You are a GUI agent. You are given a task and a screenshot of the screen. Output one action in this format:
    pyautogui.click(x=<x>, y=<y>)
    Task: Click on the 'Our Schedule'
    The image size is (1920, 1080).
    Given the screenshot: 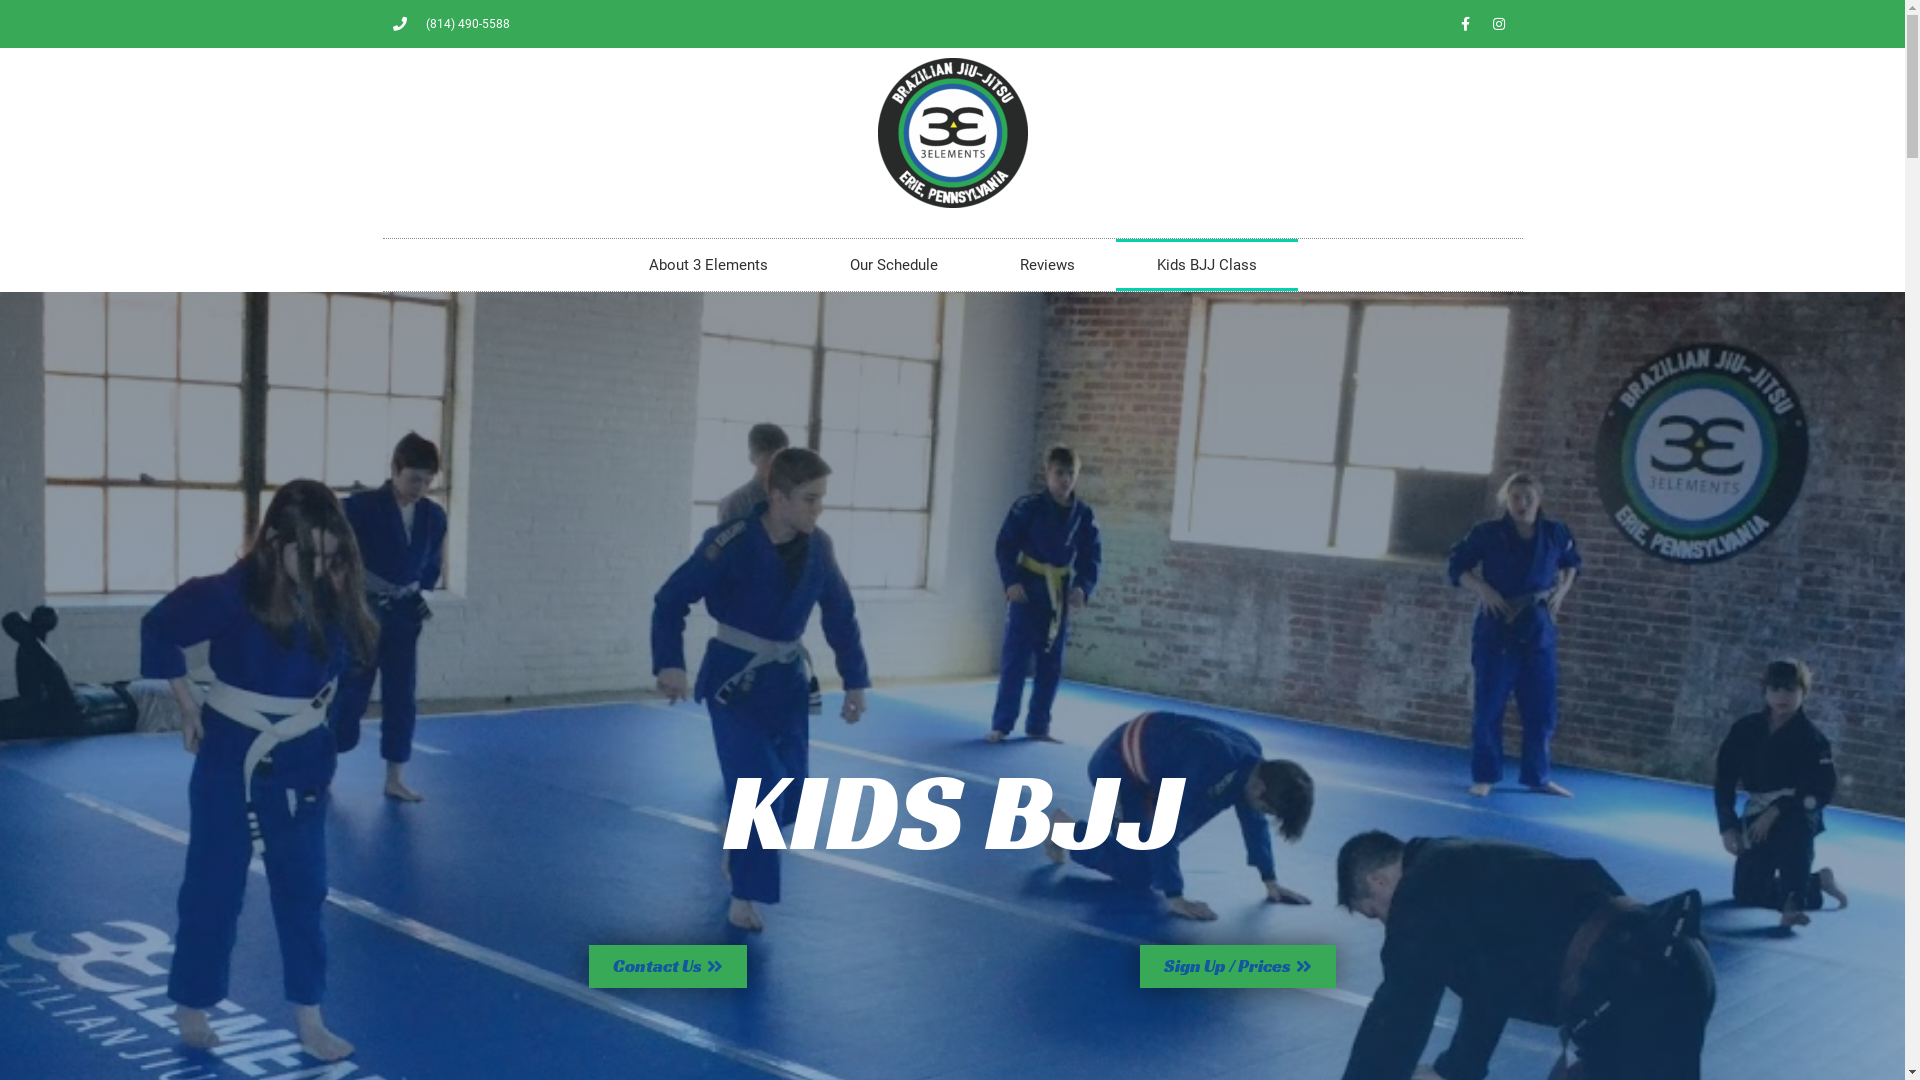 What is the action you would take?
    pyautogui.click(x=891, y=264)
    